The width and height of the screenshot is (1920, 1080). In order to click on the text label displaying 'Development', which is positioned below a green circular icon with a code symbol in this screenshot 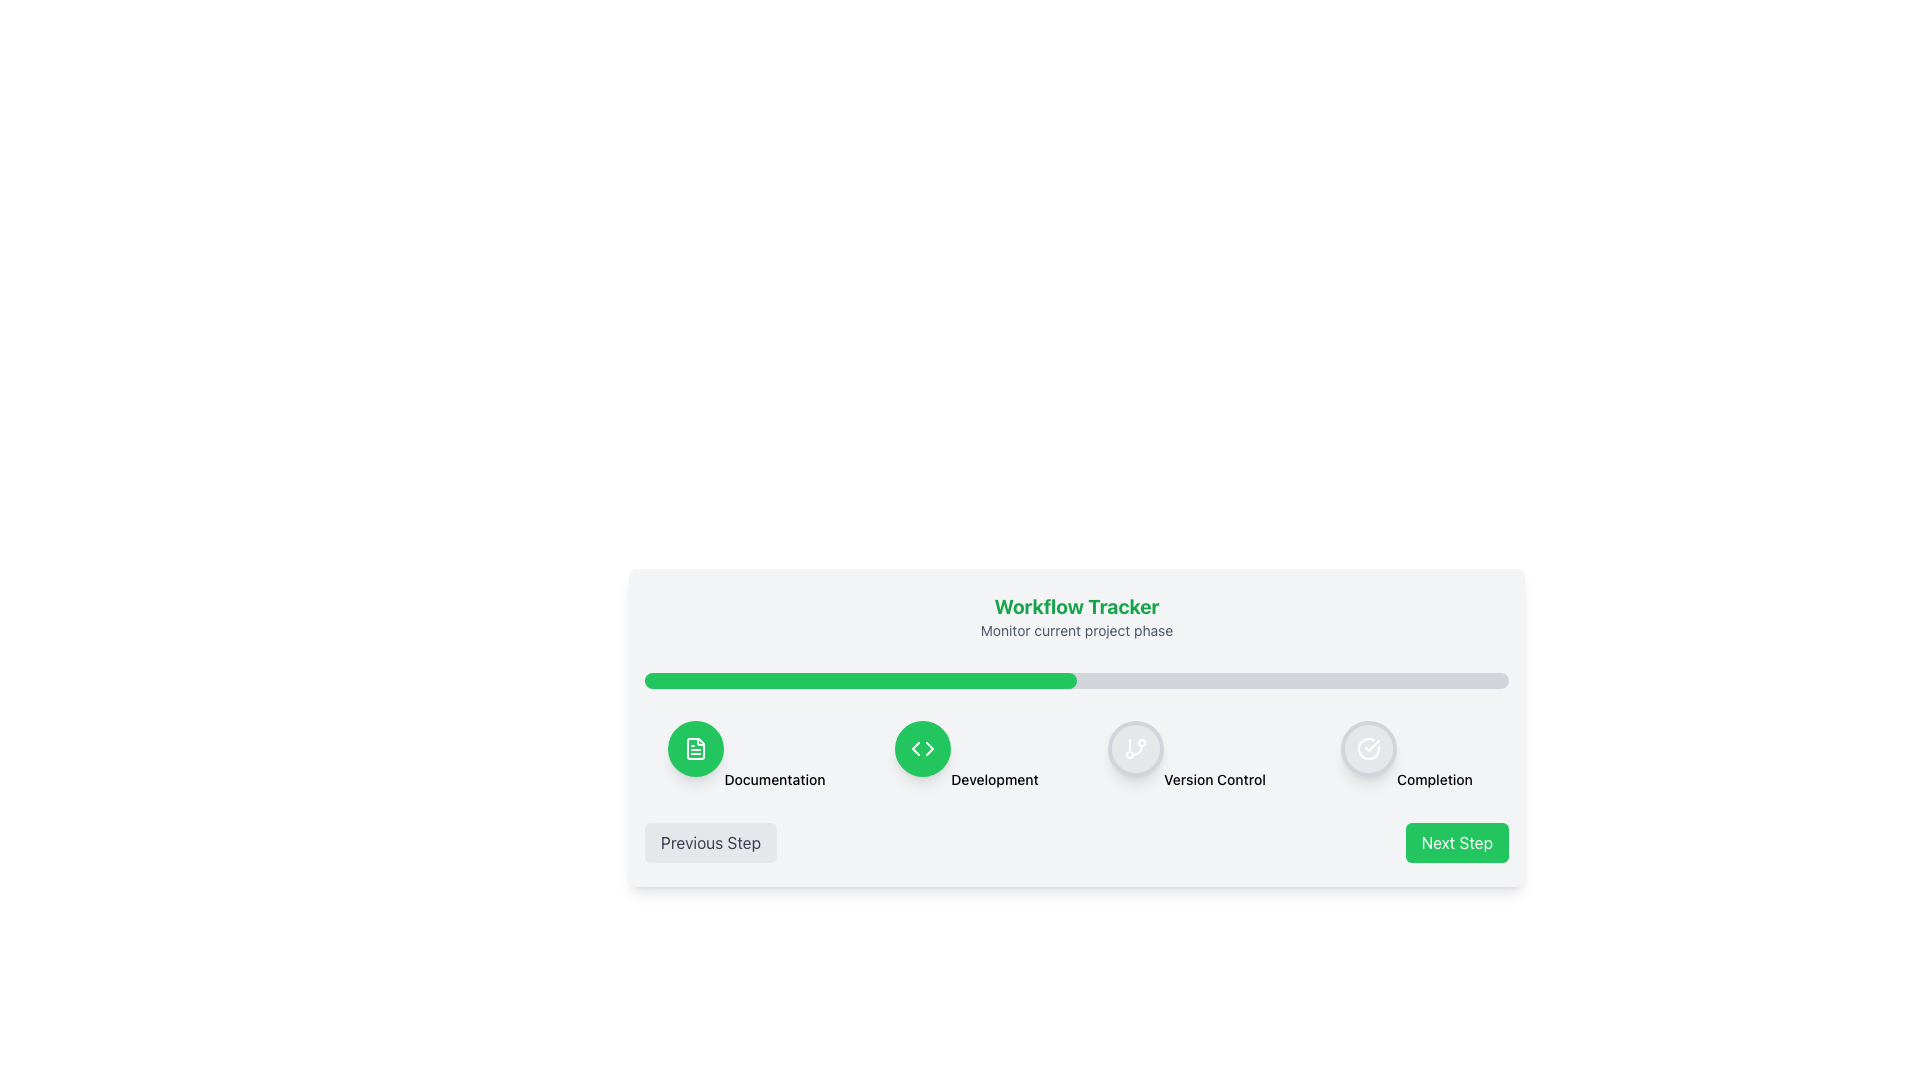, I will do `click(994, 778)`.